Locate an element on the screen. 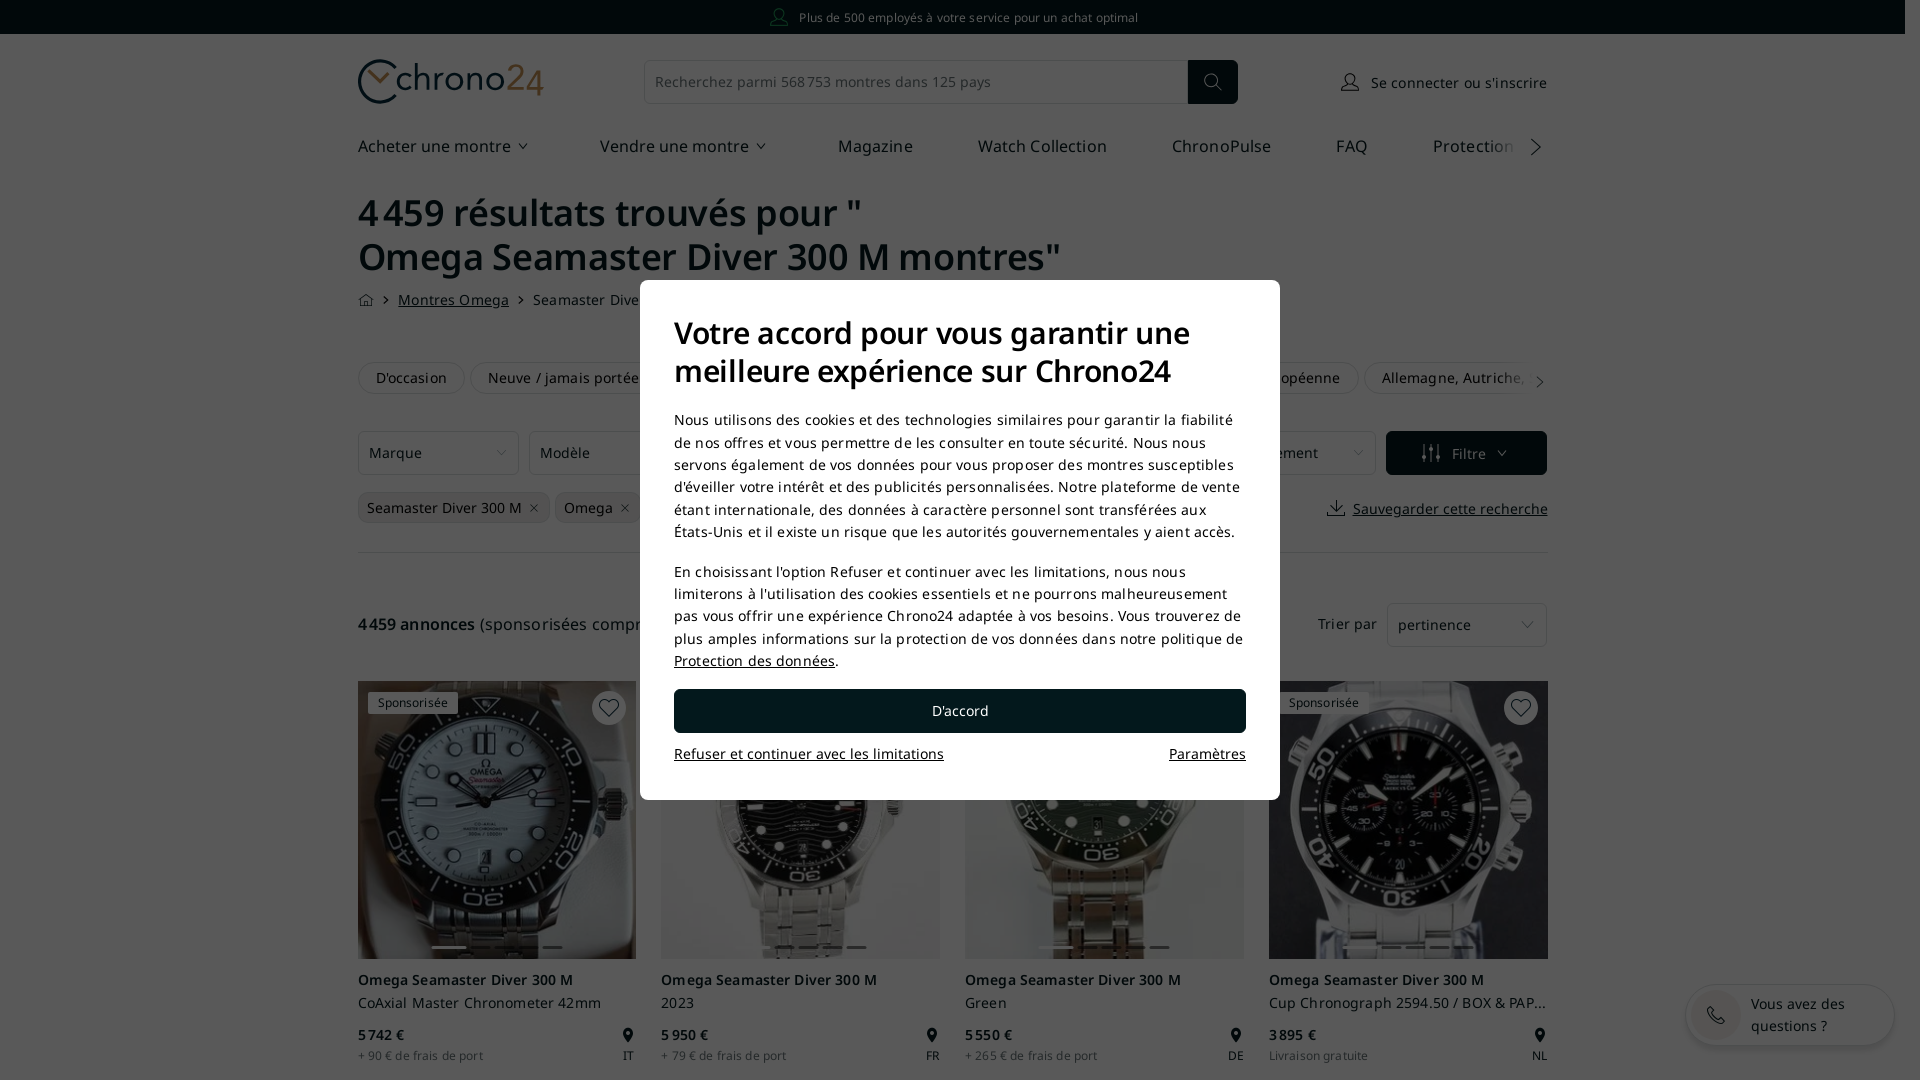  'NL' is located at coordinates (1539, 1043).